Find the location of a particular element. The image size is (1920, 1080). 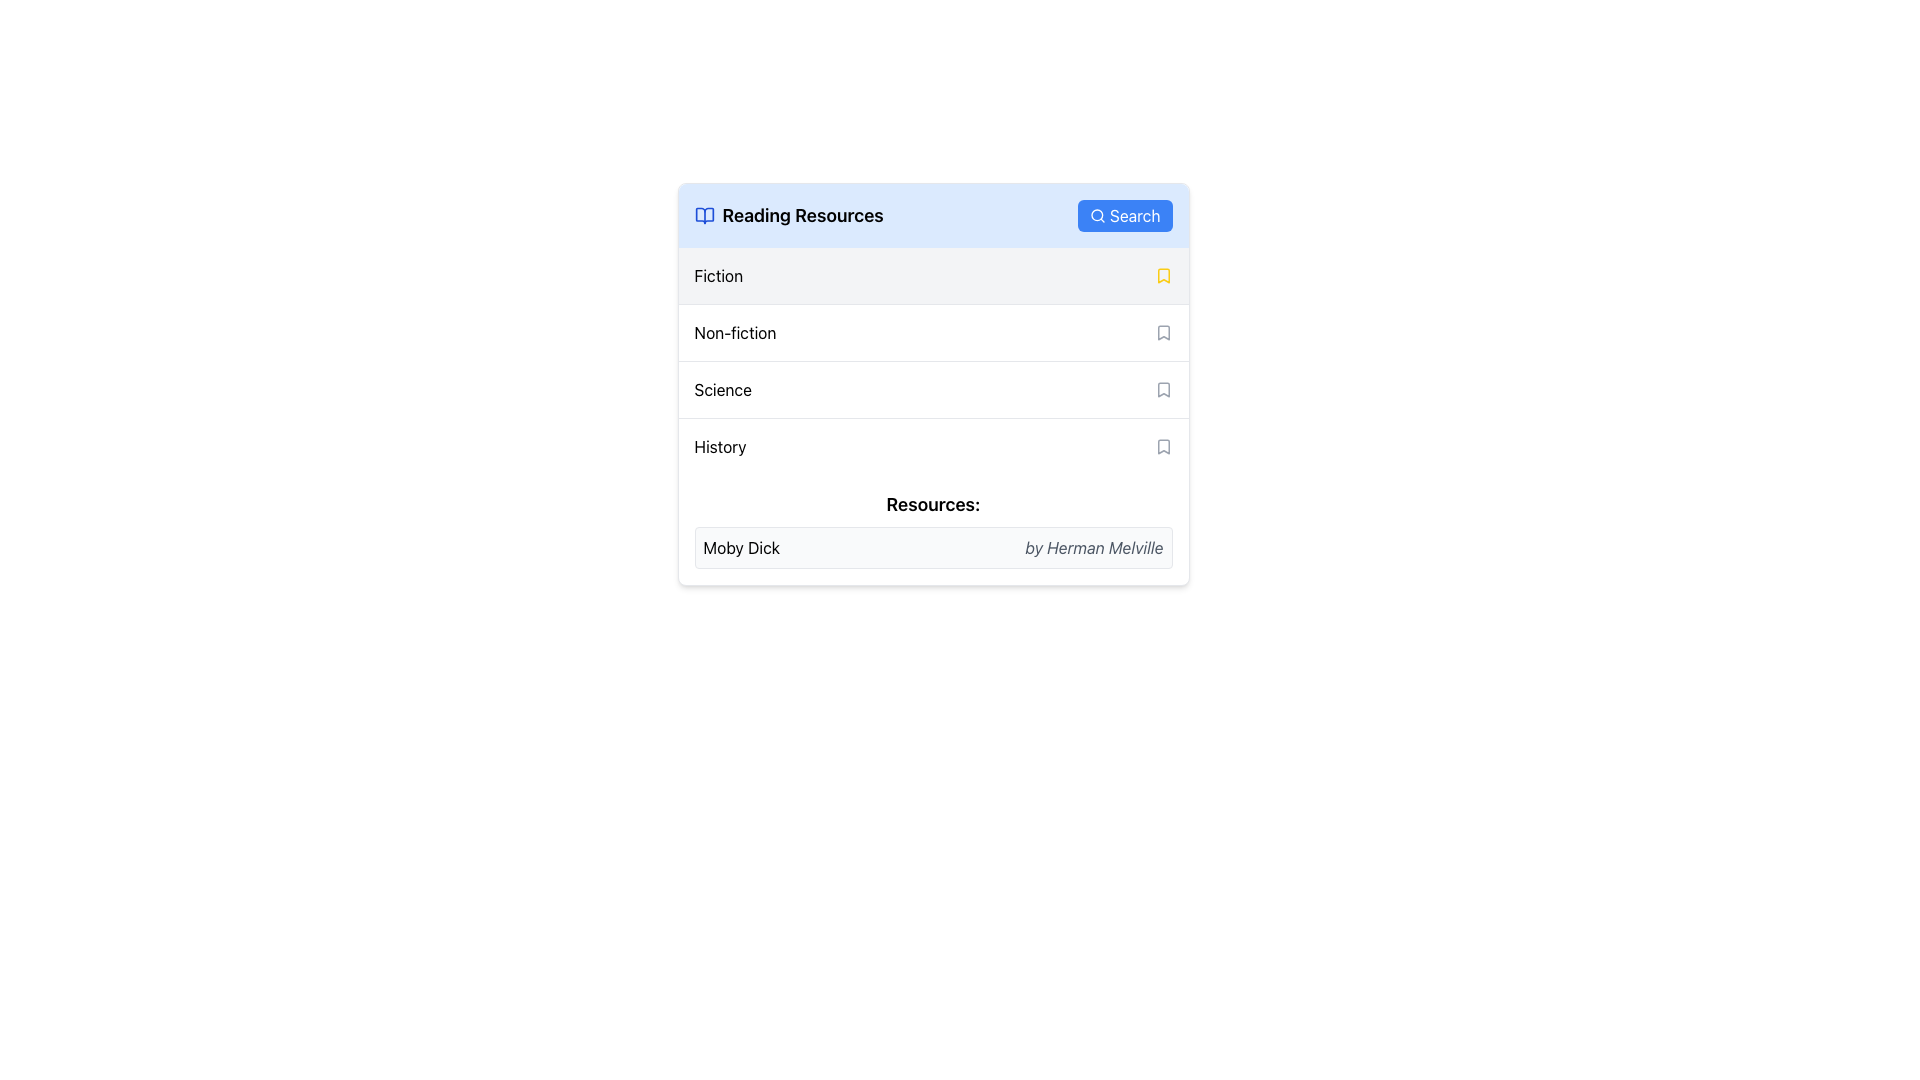

the hollow bookmark icon button on the right side of the 'Non-fiction' row in the 'Reading Resources' panel, which is the second bookmark icon from the top is located at coordinates (1163, 331).